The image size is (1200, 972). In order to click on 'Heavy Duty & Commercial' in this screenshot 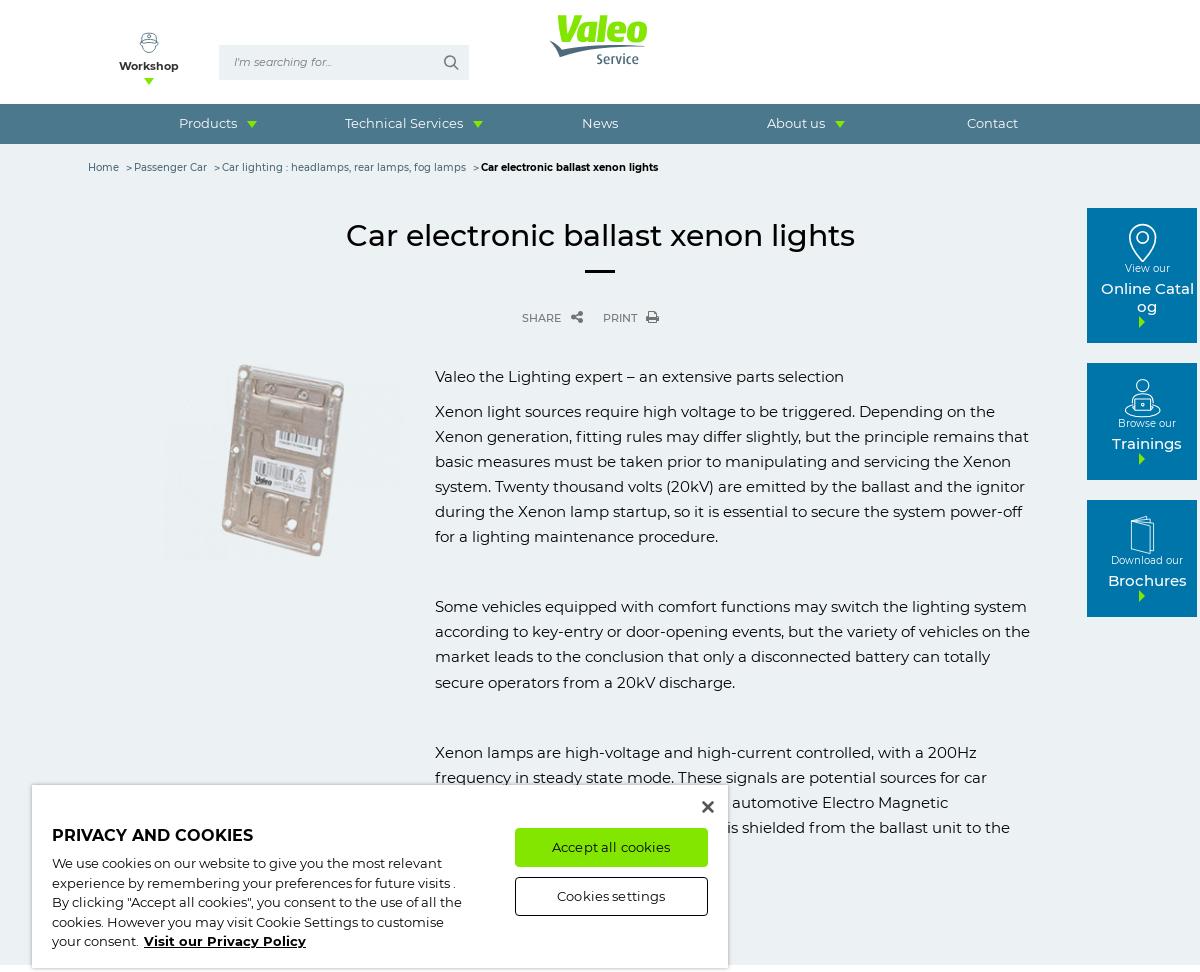, I will do `click(221, 203)`.